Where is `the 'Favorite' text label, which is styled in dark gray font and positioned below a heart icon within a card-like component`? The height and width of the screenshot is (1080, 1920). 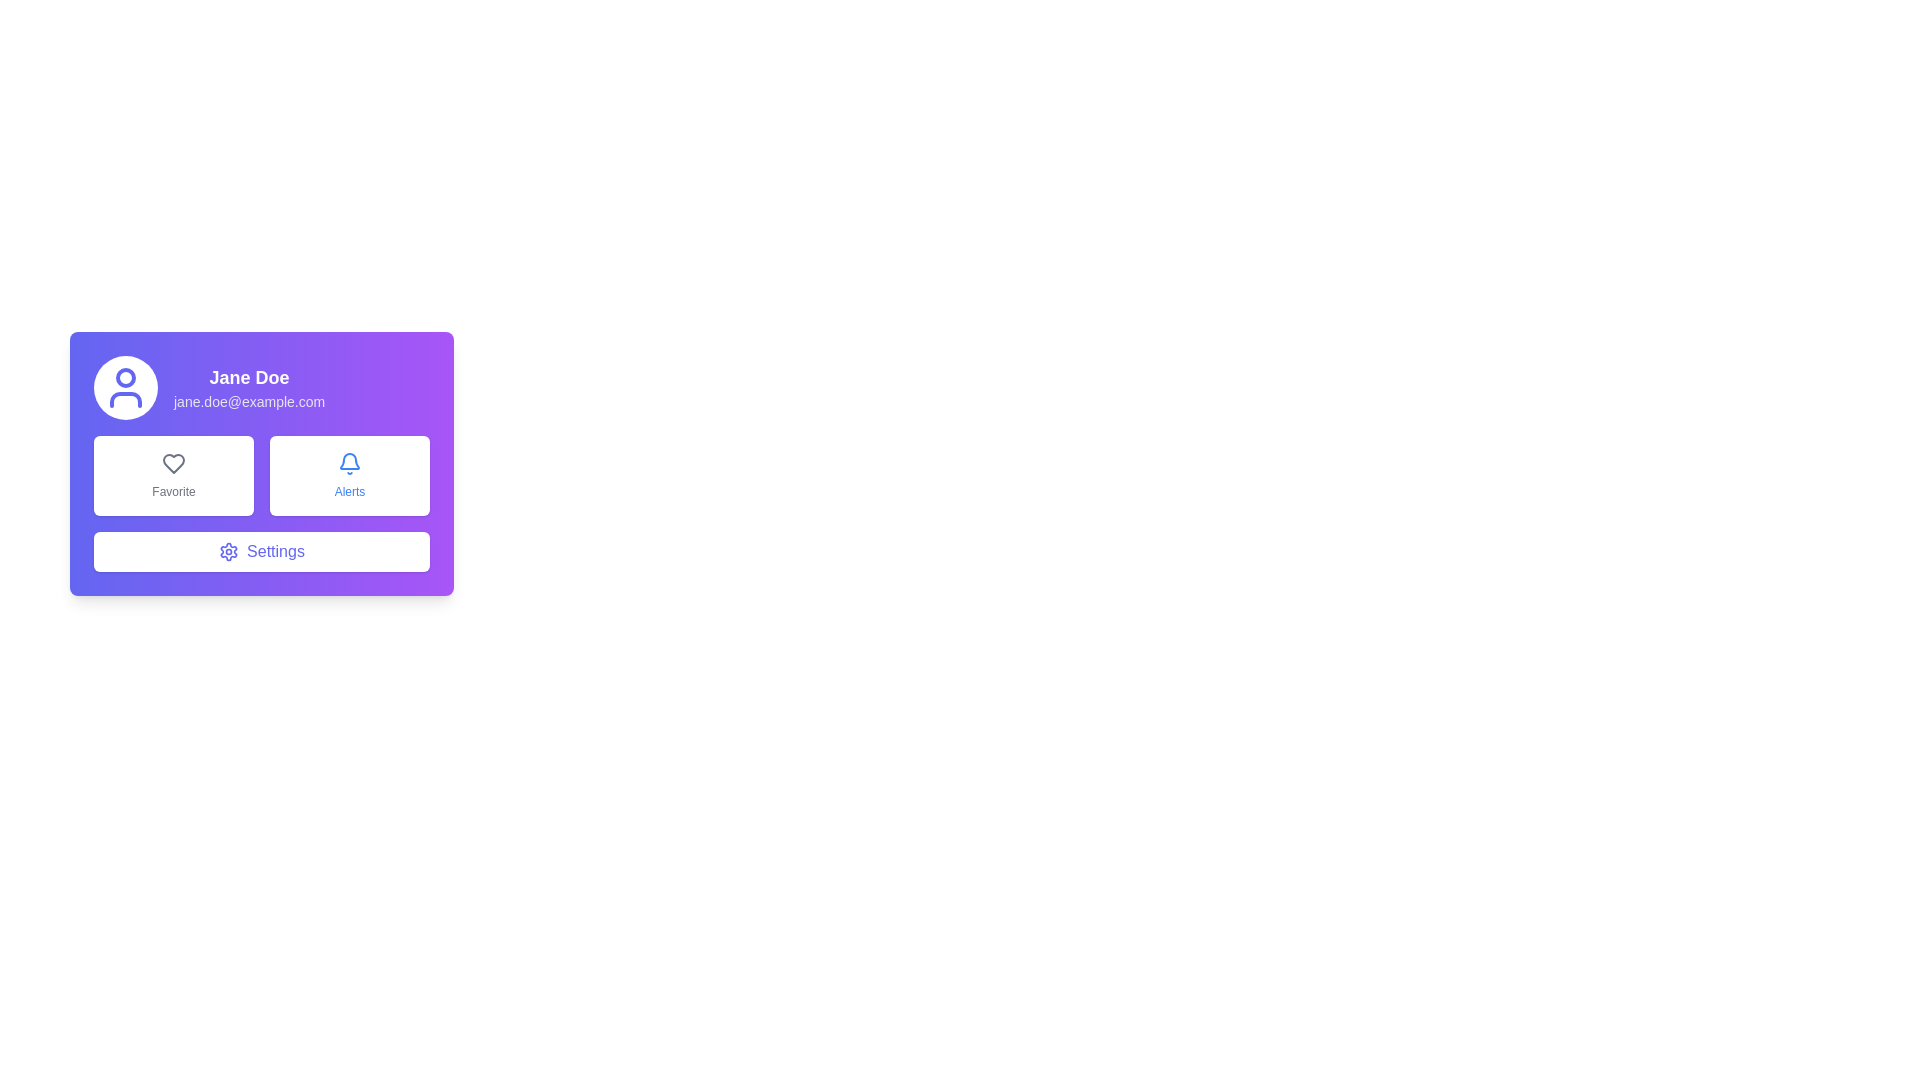 the 'Favorite' text label, which is styled in dark gray font and positioned below a heart icon within a card-like component is located at coordinates (173, 492).